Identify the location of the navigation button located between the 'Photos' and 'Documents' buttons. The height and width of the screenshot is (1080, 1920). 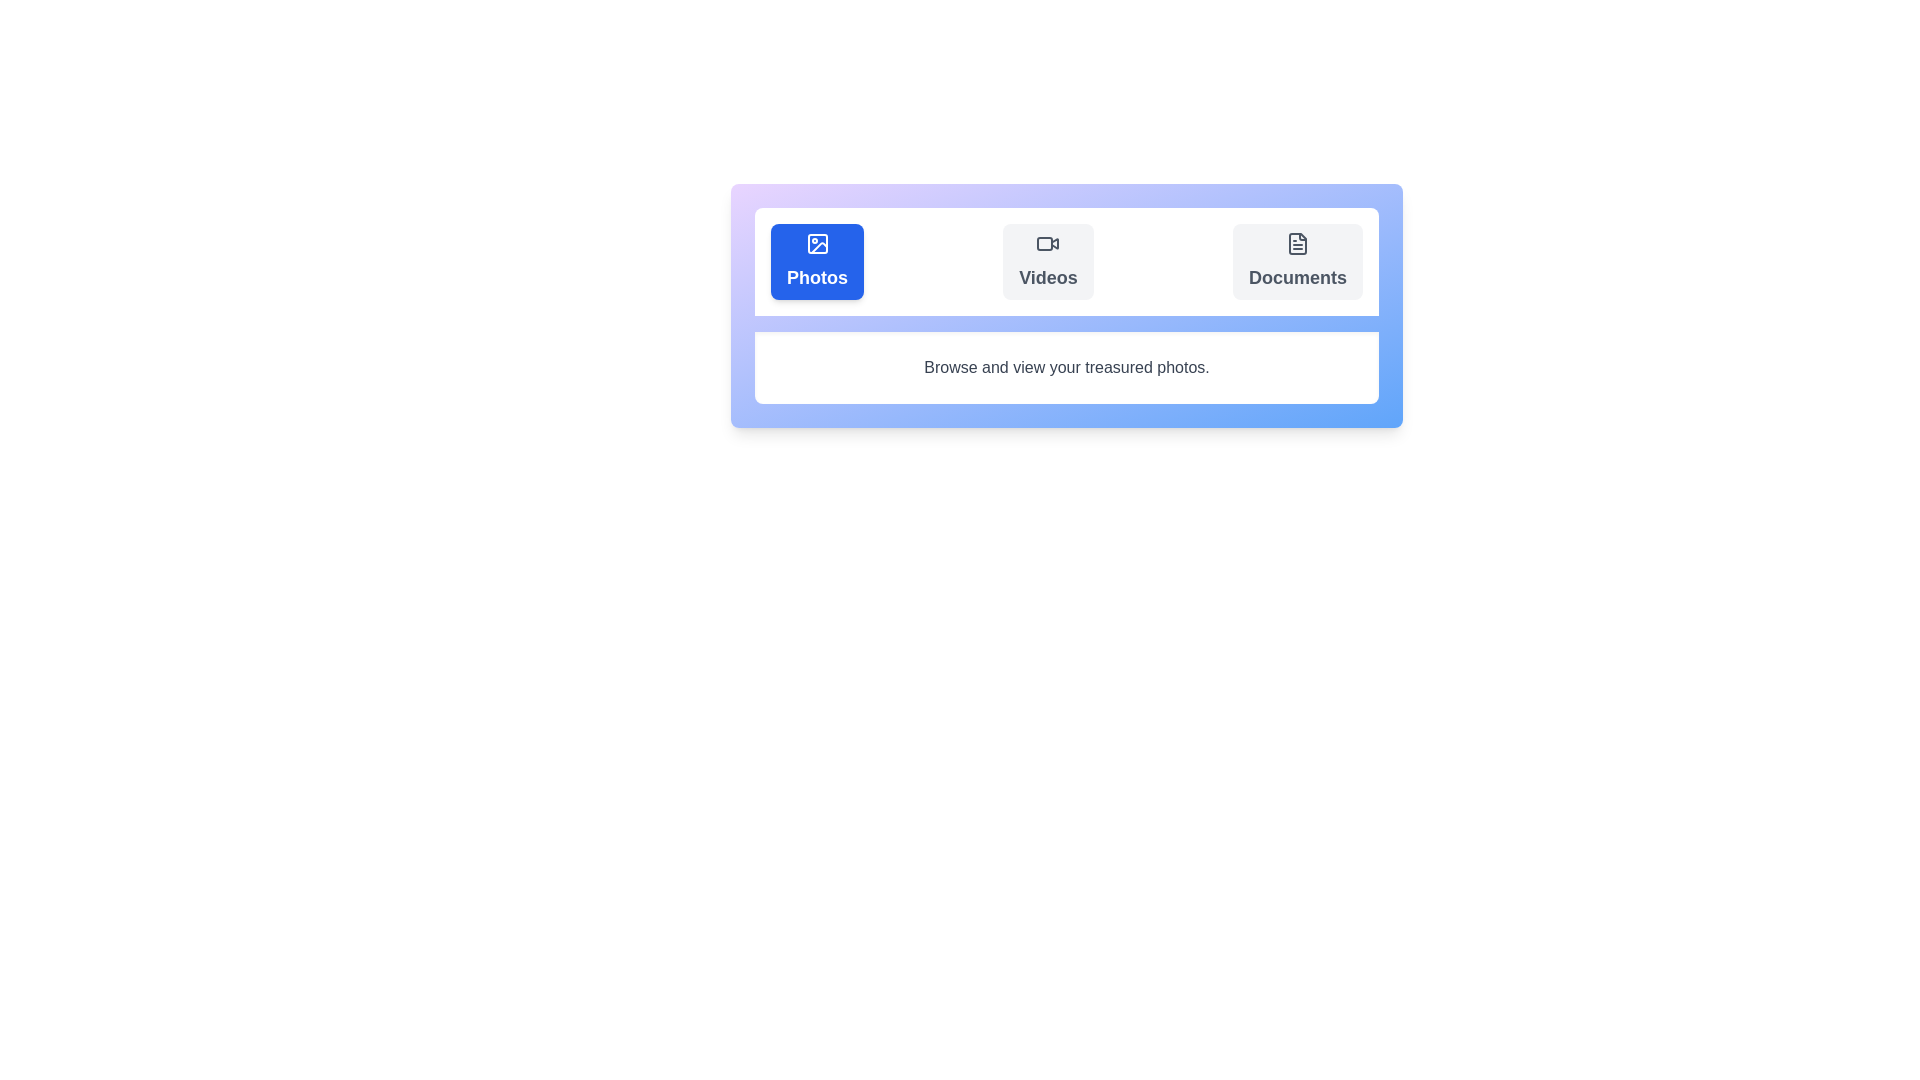
(1047, 261).